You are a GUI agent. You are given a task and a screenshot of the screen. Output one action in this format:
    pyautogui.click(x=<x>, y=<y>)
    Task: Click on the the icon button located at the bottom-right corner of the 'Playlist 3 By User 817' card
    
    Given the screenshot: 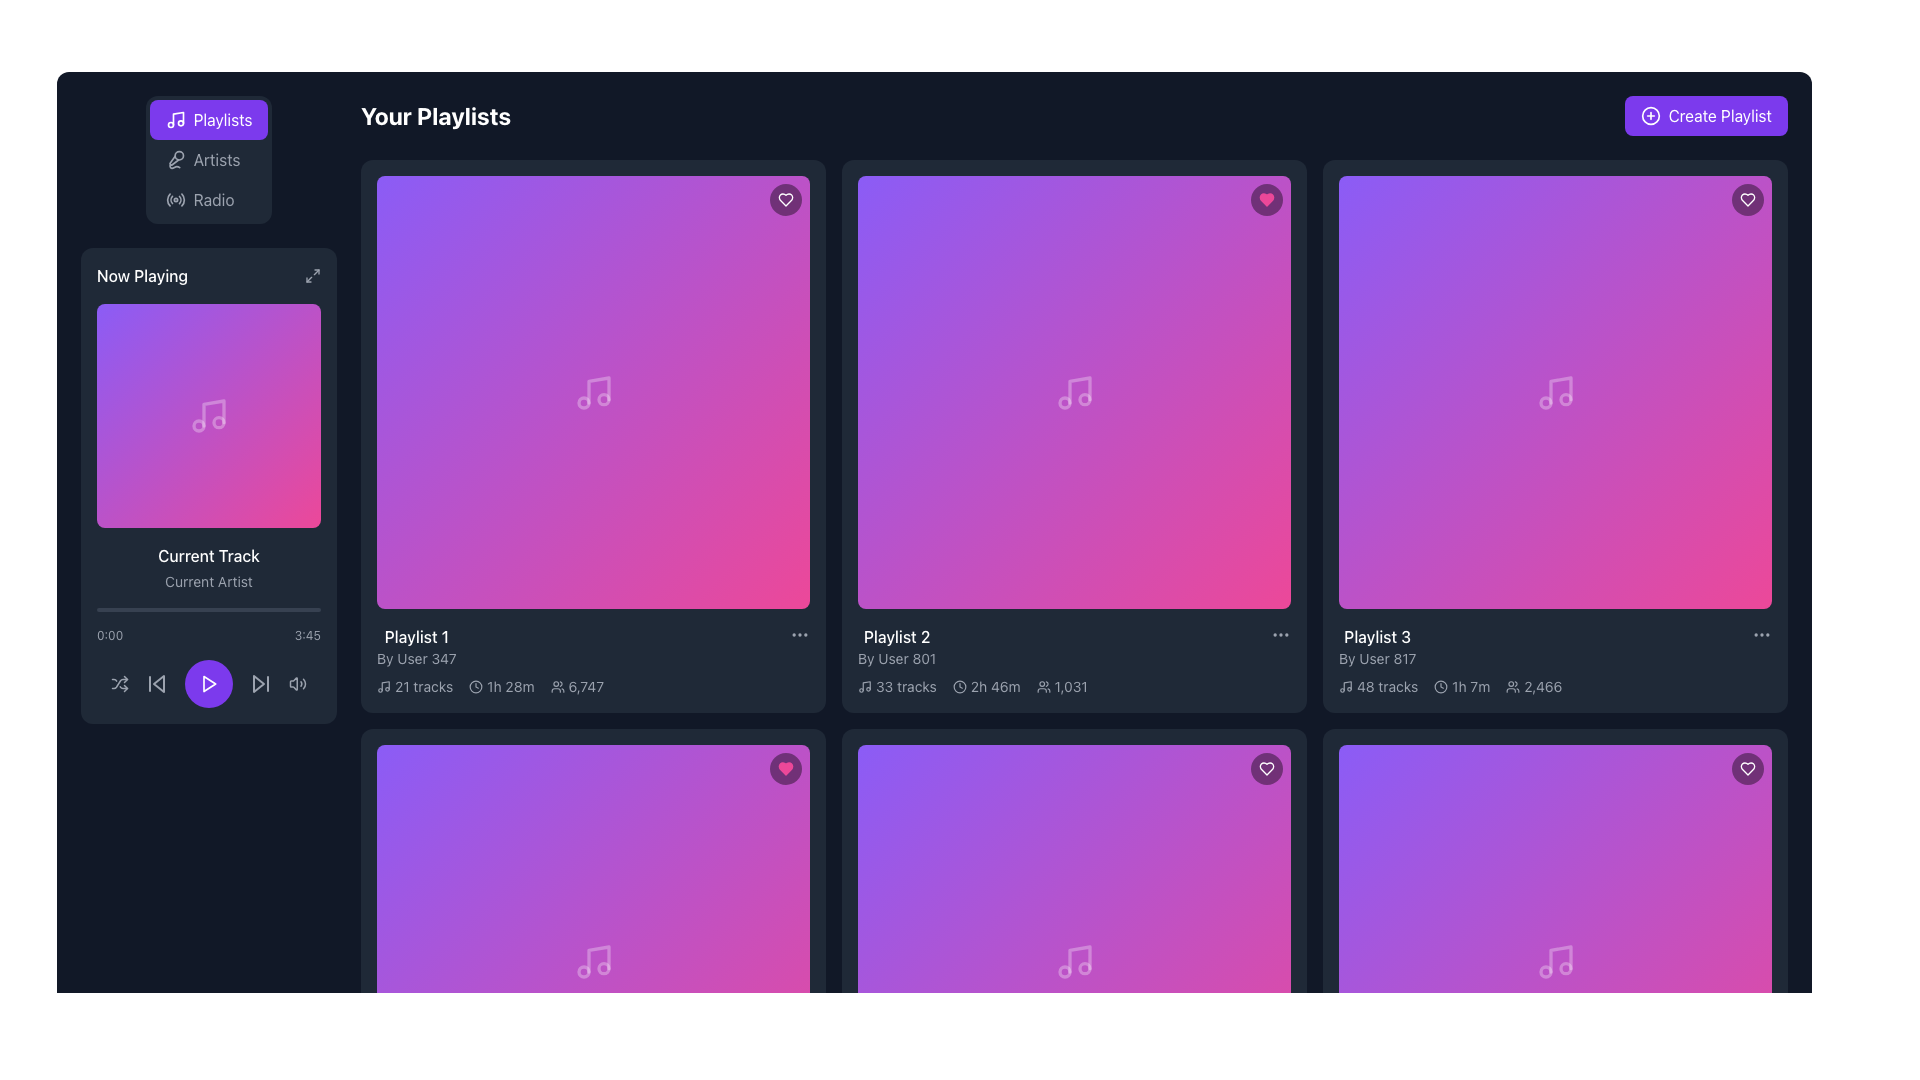 What is the action you would take?
    pyautogui.click(x=1761, y=635)
    